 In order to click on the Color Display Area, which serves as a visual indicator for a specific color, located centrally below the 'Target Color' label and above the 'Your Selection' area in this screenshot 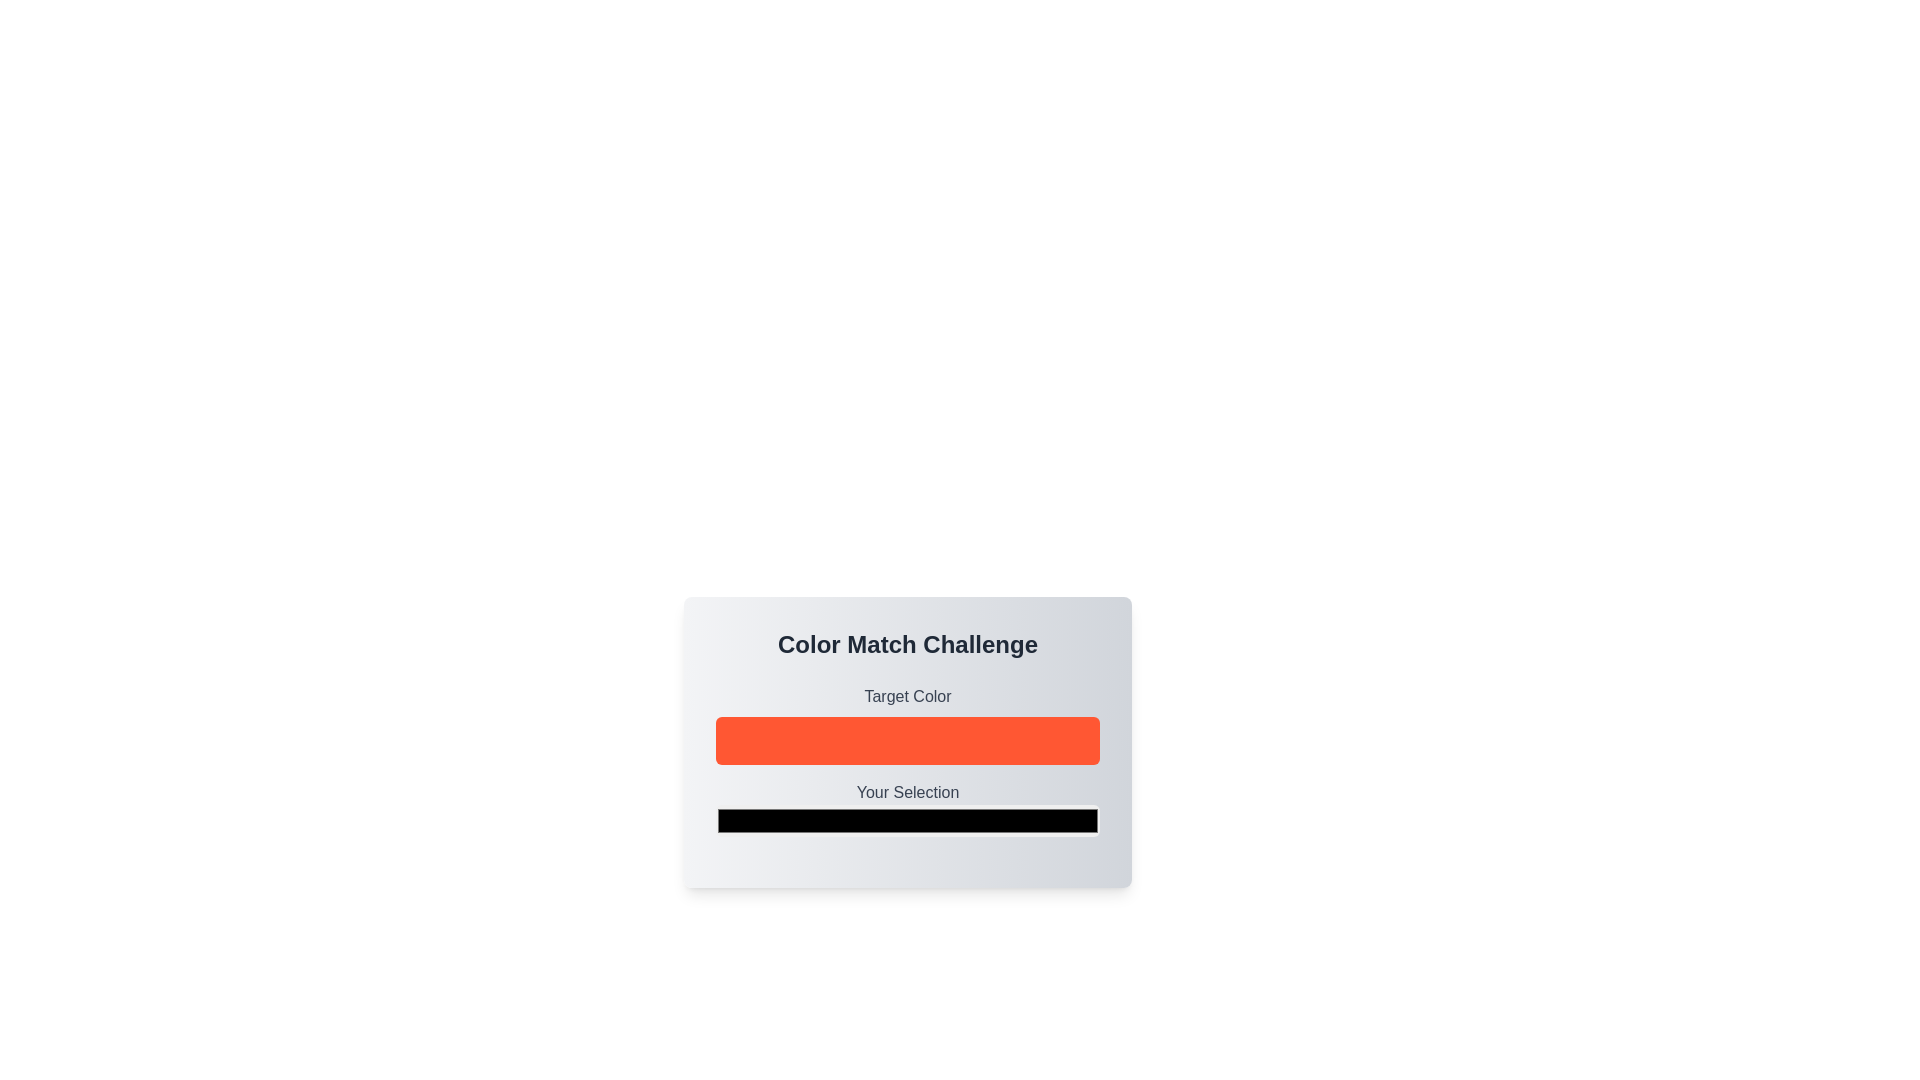, I will do `click(906, 762)`.